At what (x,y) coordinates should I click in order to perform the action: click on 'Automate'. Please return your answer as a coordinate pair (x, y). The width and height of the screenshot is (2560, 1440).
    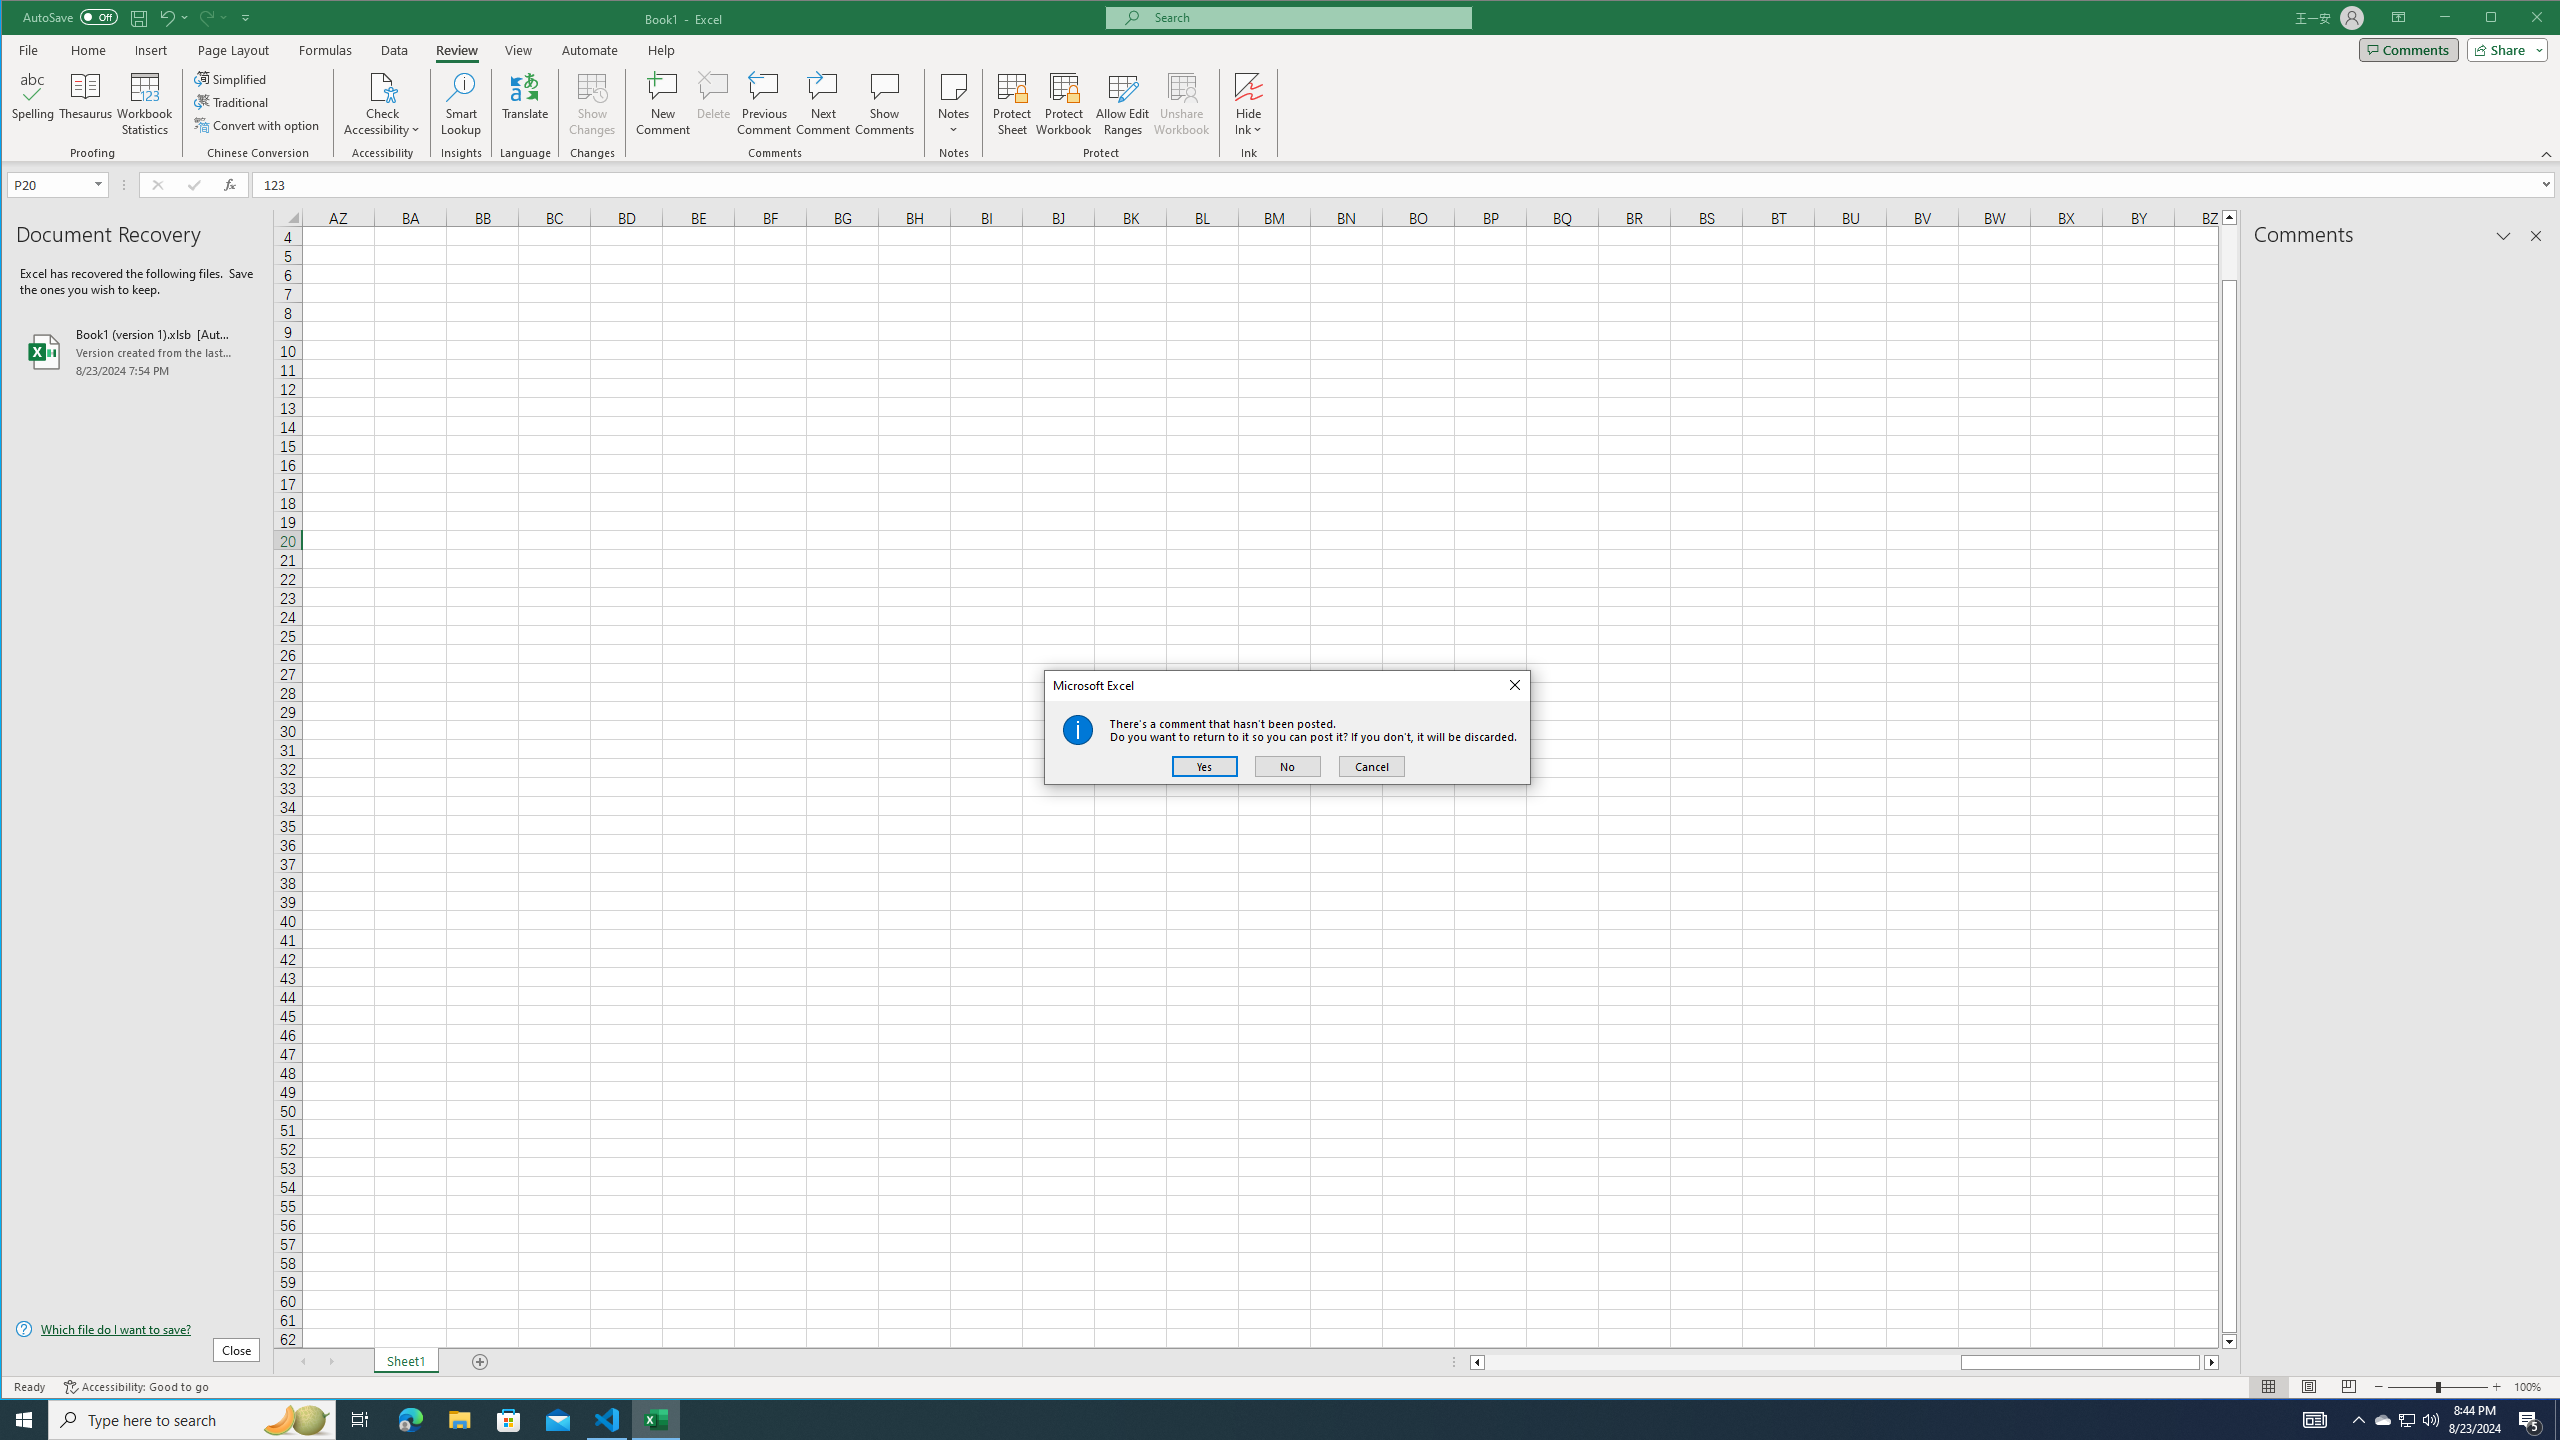
    Looking at the image, I should click on (591, 49).